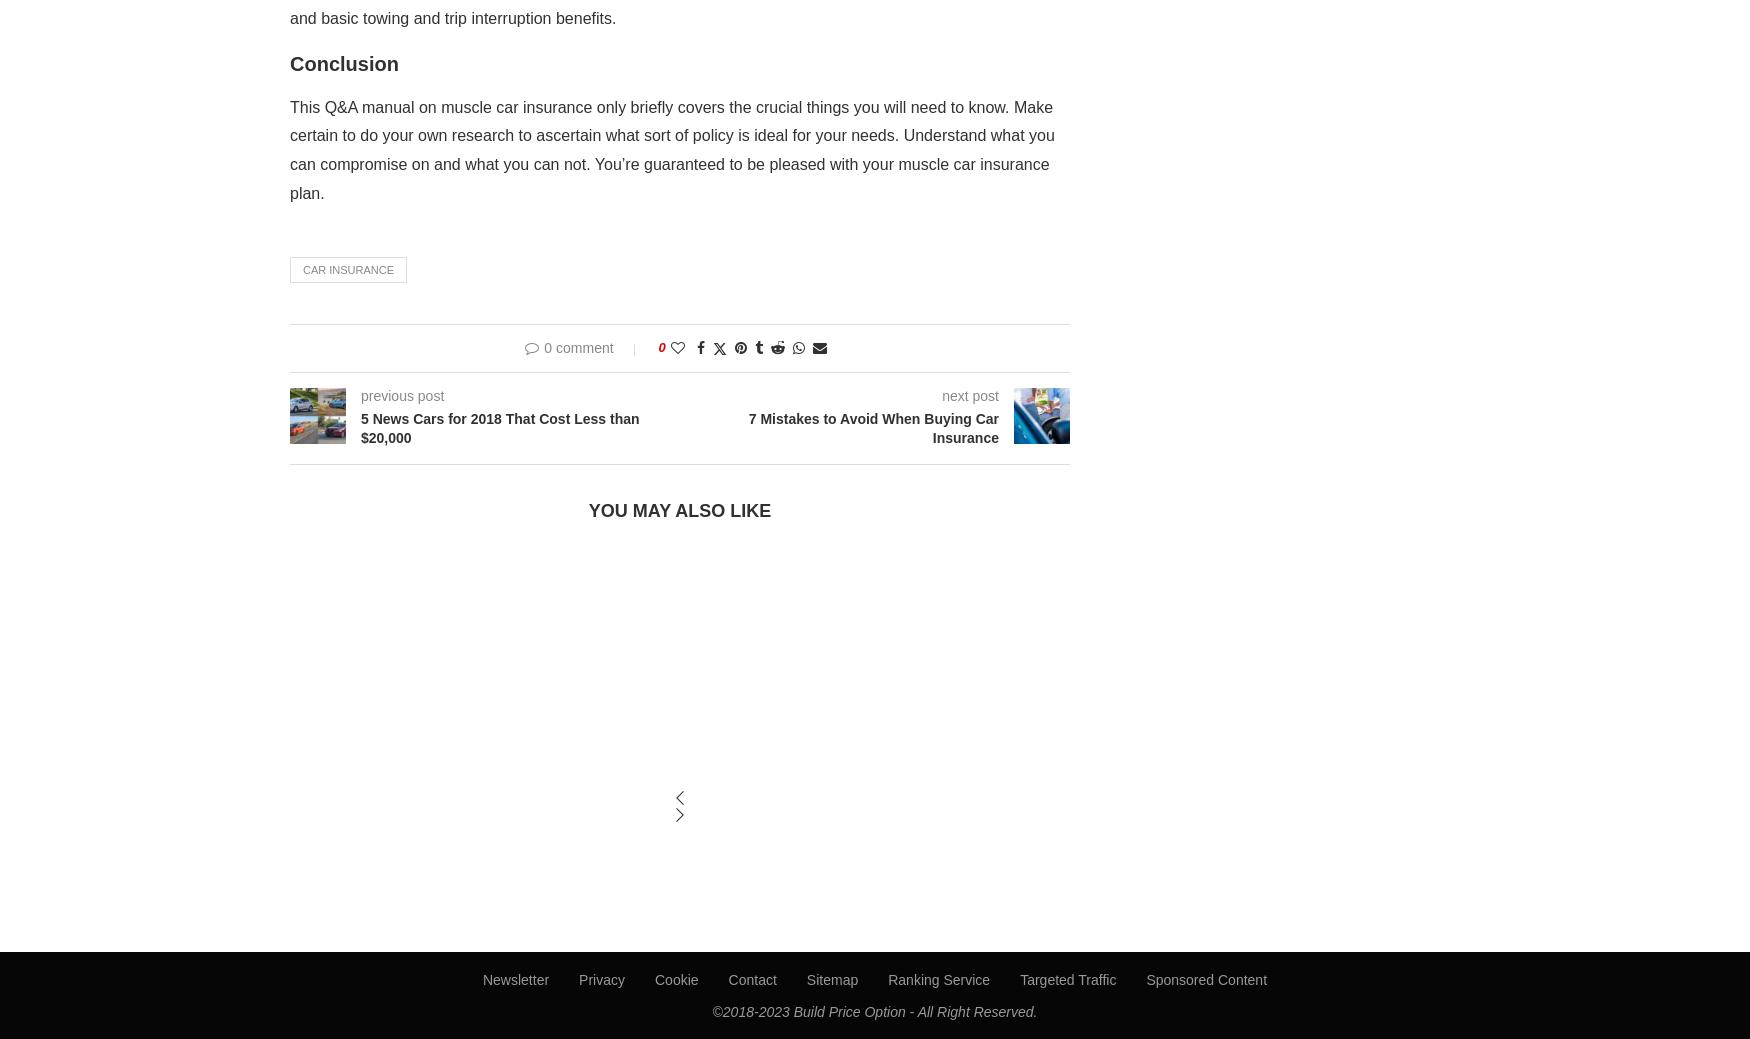  I want to click on 'previous post', so click(401, 394).